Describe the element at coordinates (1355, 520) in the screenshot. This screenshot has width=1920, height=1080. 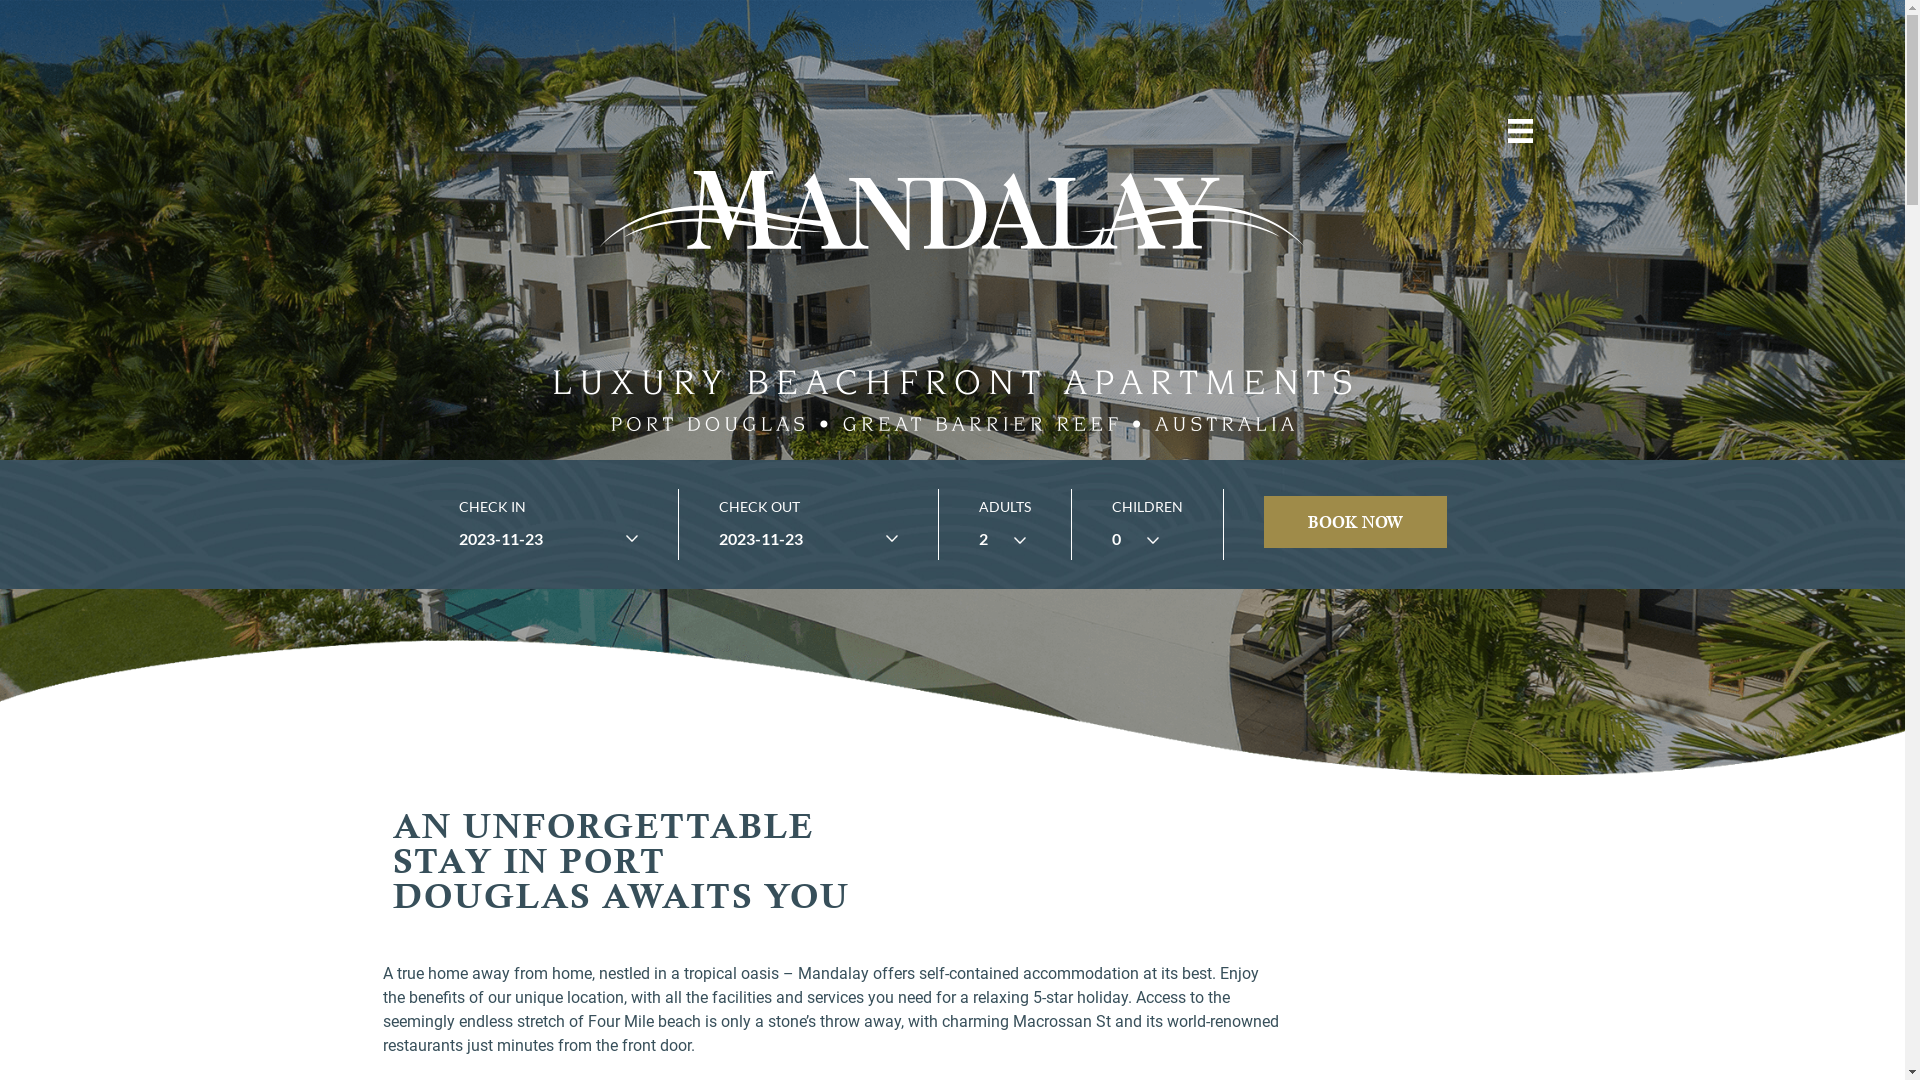
I see `'BOOK NOW'` at that location.